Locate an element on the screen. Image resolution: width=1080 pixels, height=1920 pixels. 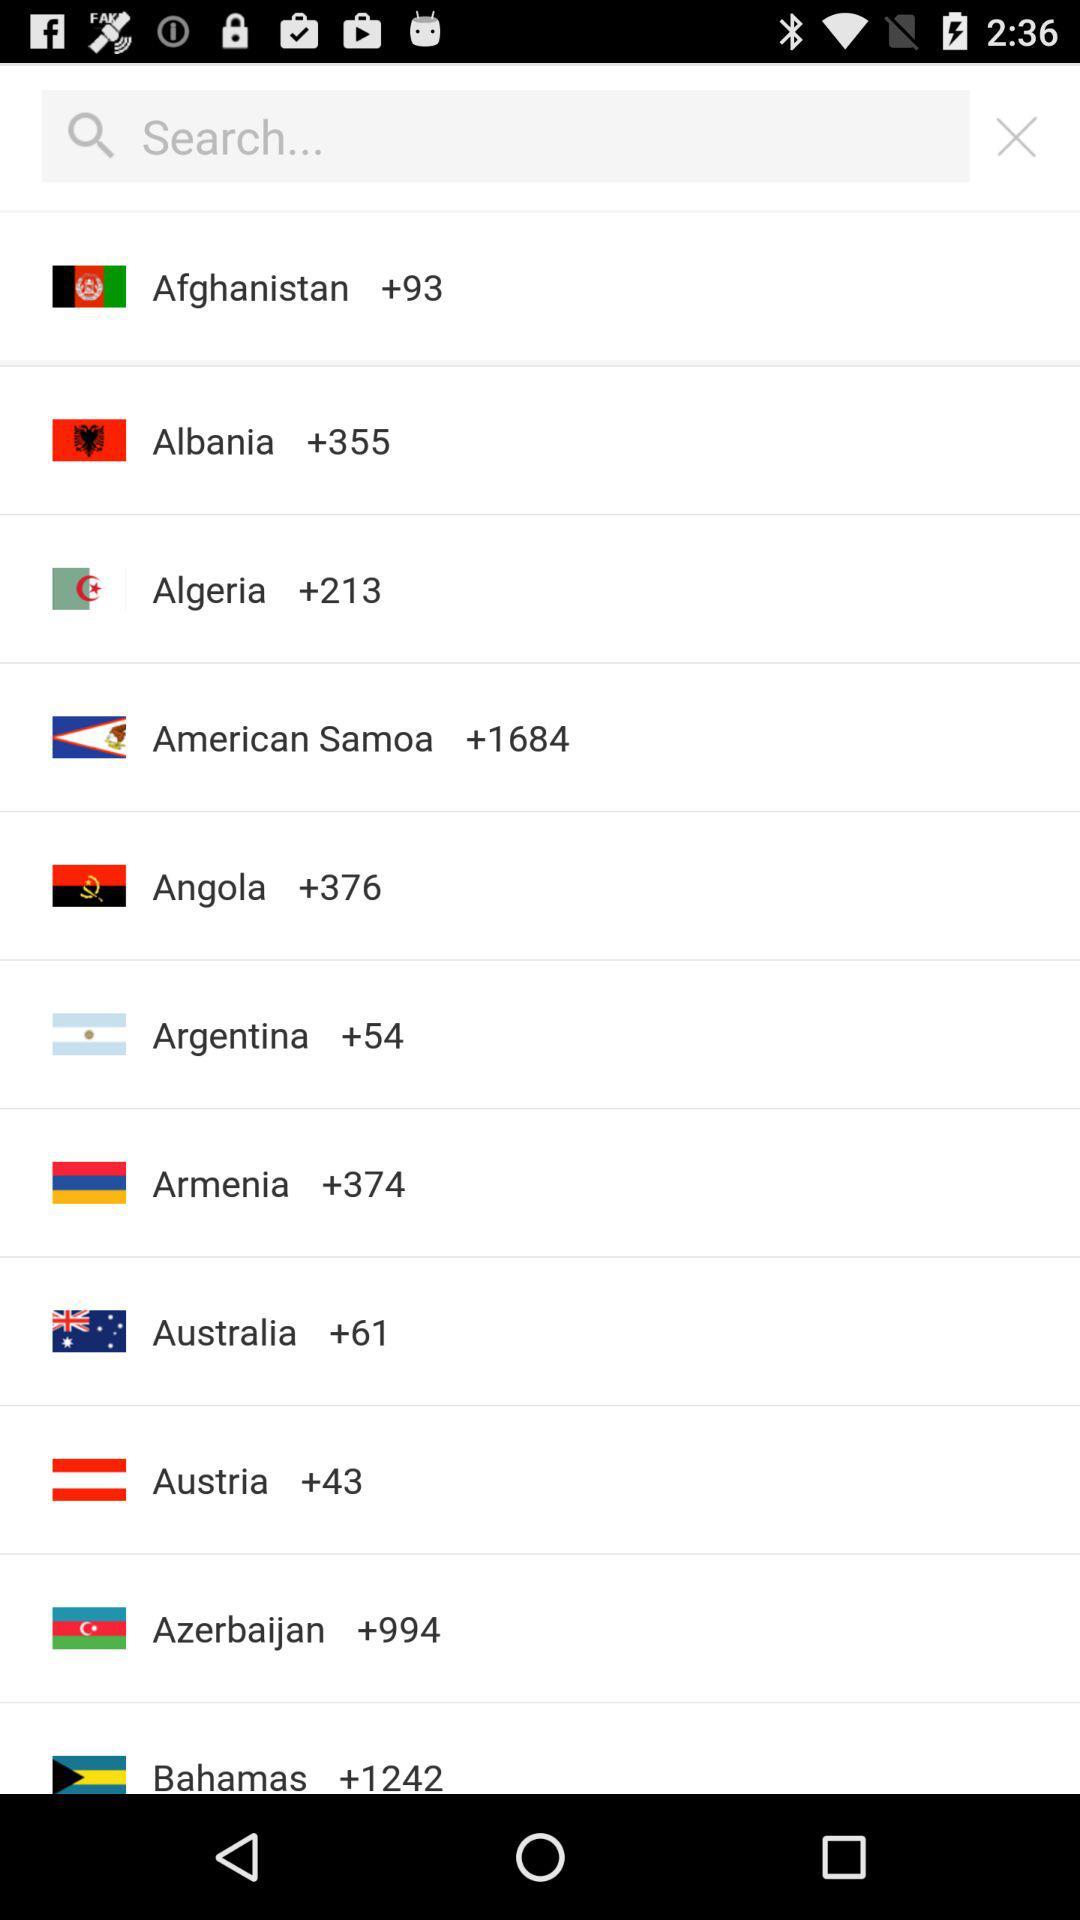
the item below american samoa app is located at coordinates (209, 884).